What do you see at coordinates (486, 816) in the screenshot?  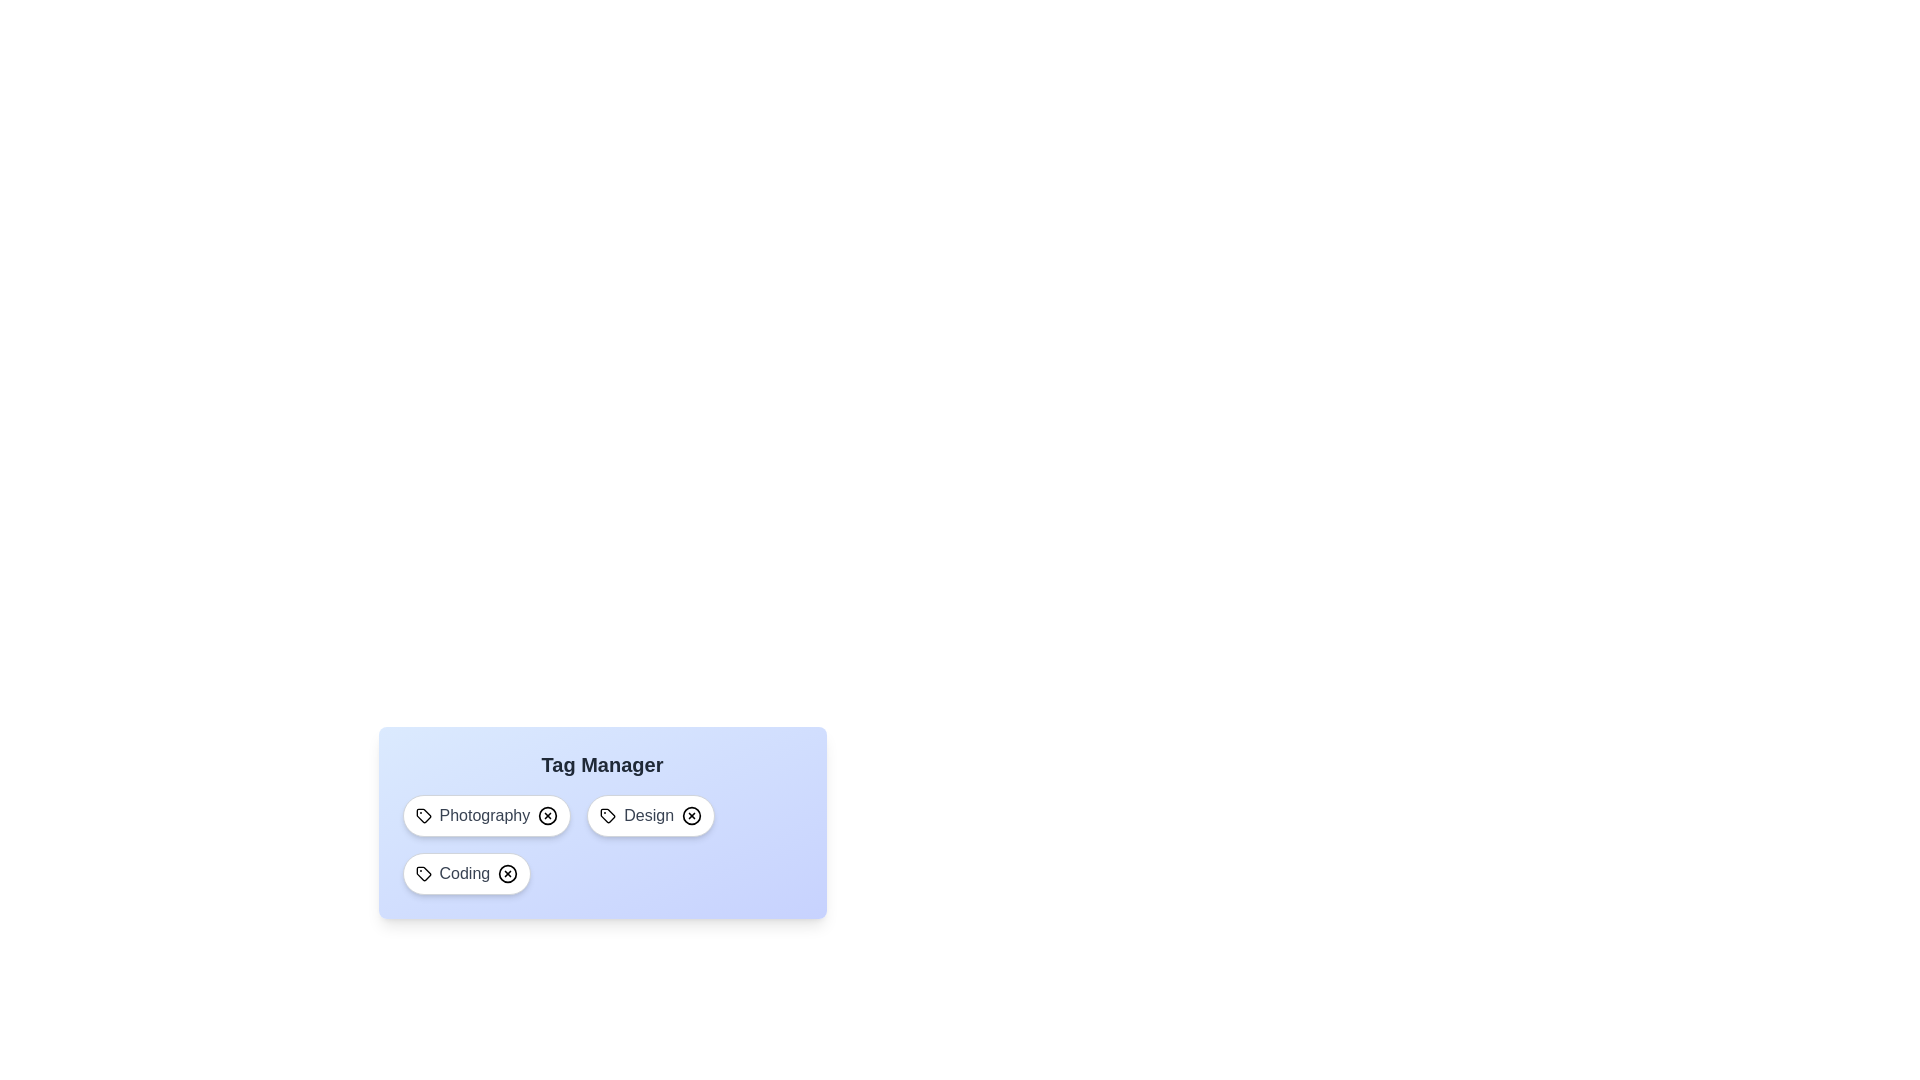 I see `the tag labeled Photography` at bounding box center [486, 816].